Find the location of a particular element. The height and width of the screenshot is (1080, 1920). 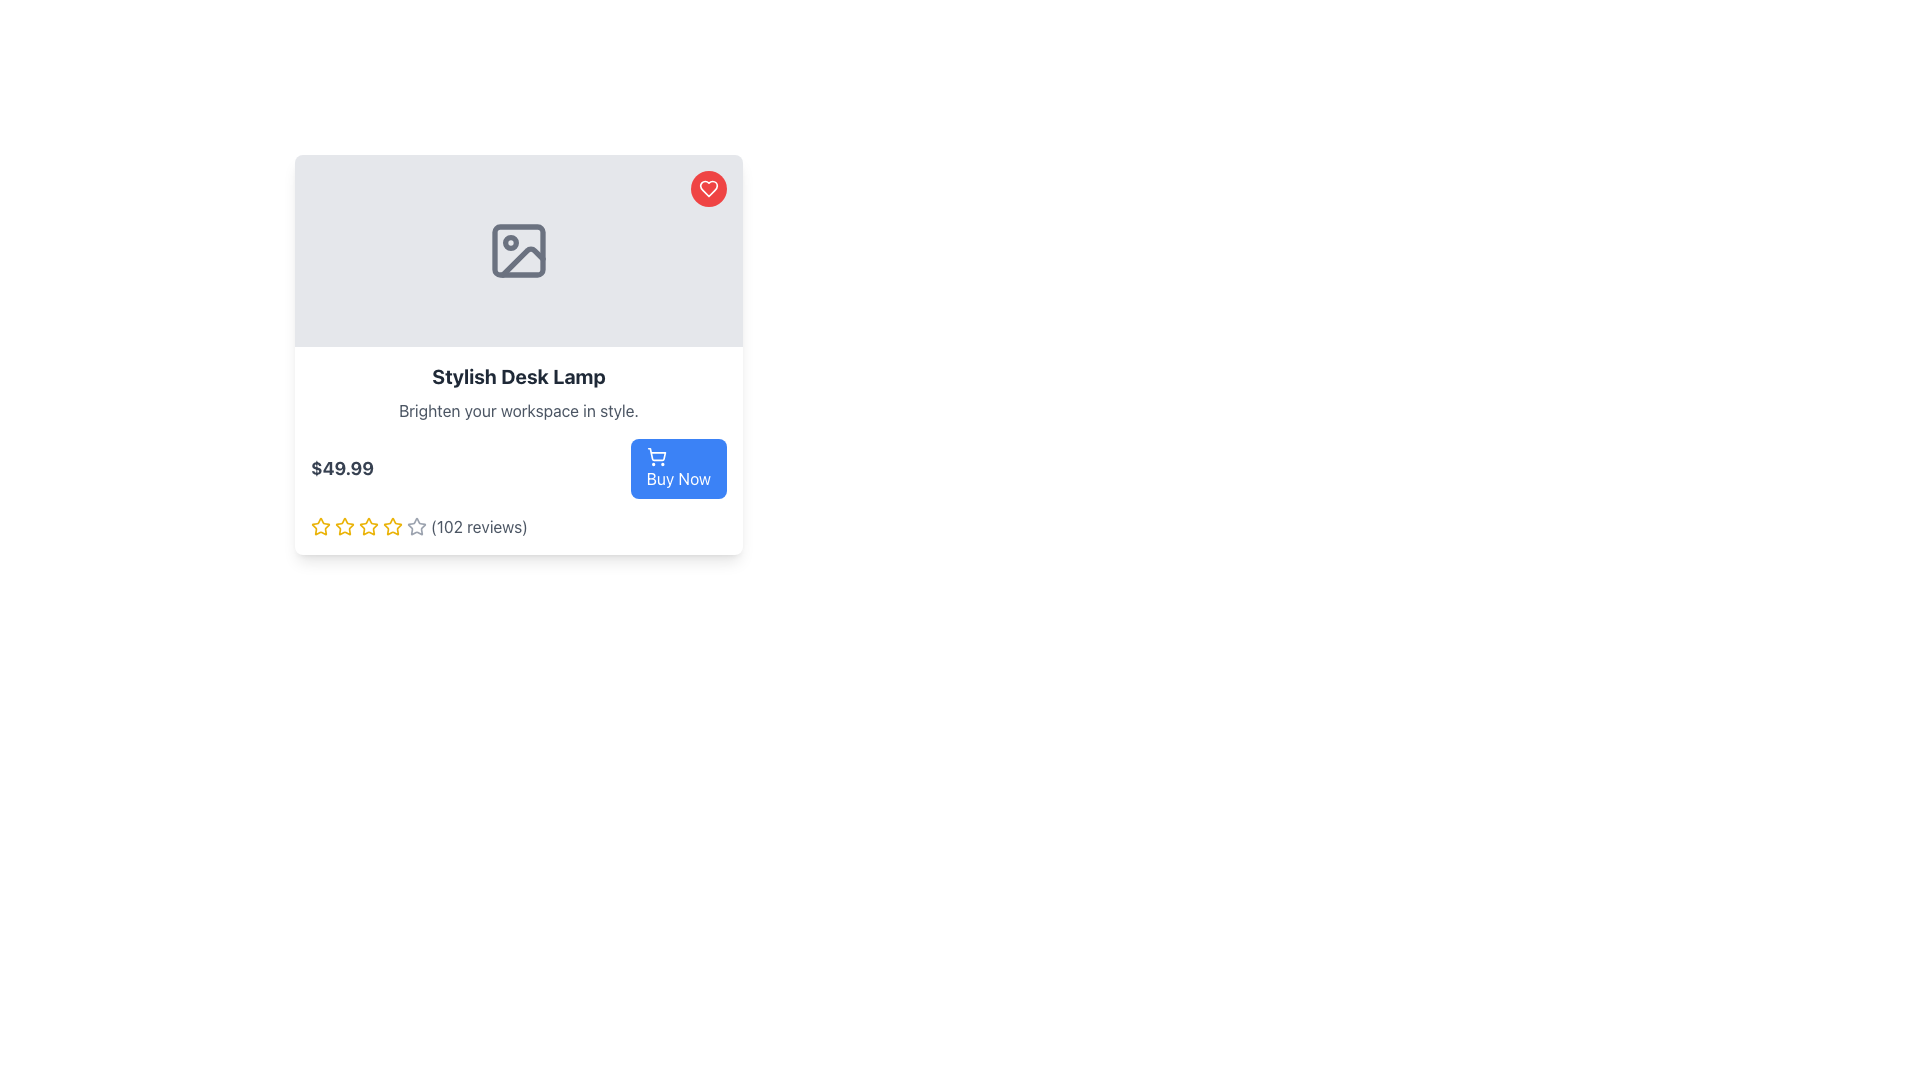

the fourth star icon in the rating system, which is located below the price tag and to the left of the review count text ('102 reviews') is located at coordinates (369, 526).